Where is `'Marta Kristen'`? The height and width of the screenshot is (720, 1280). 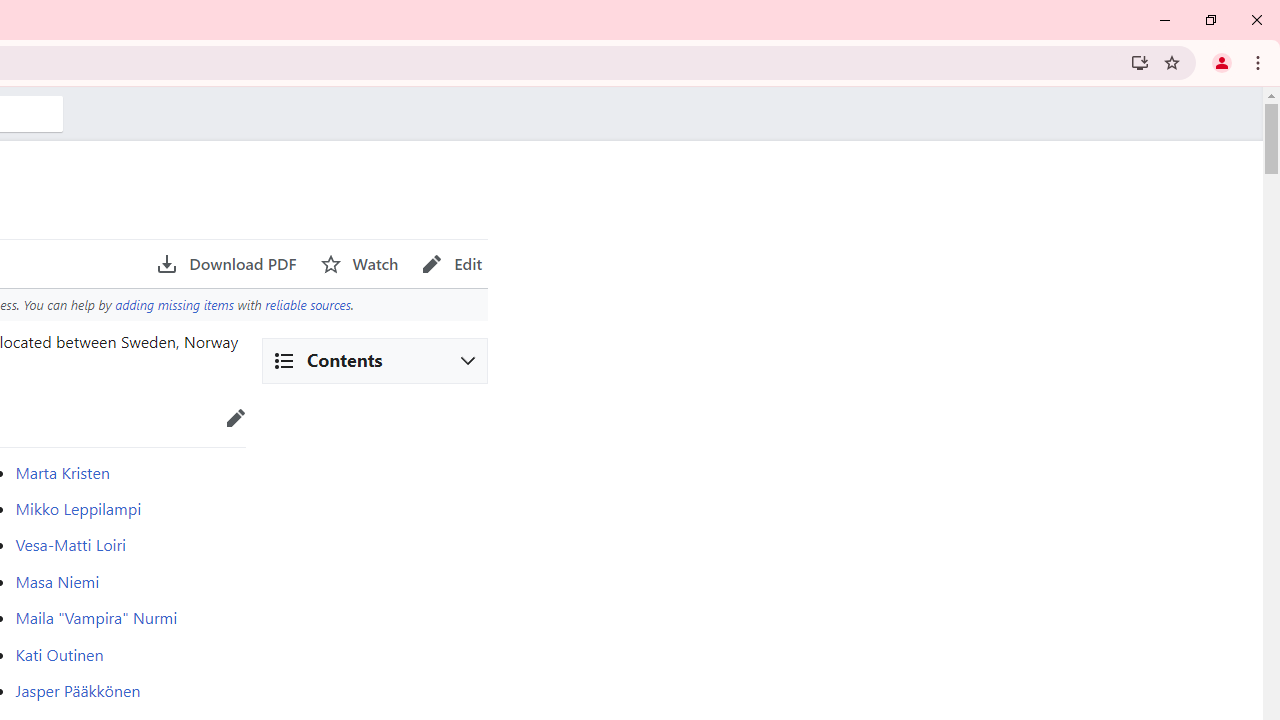
'Marta Kristen' is located at coordinates (62, 471).